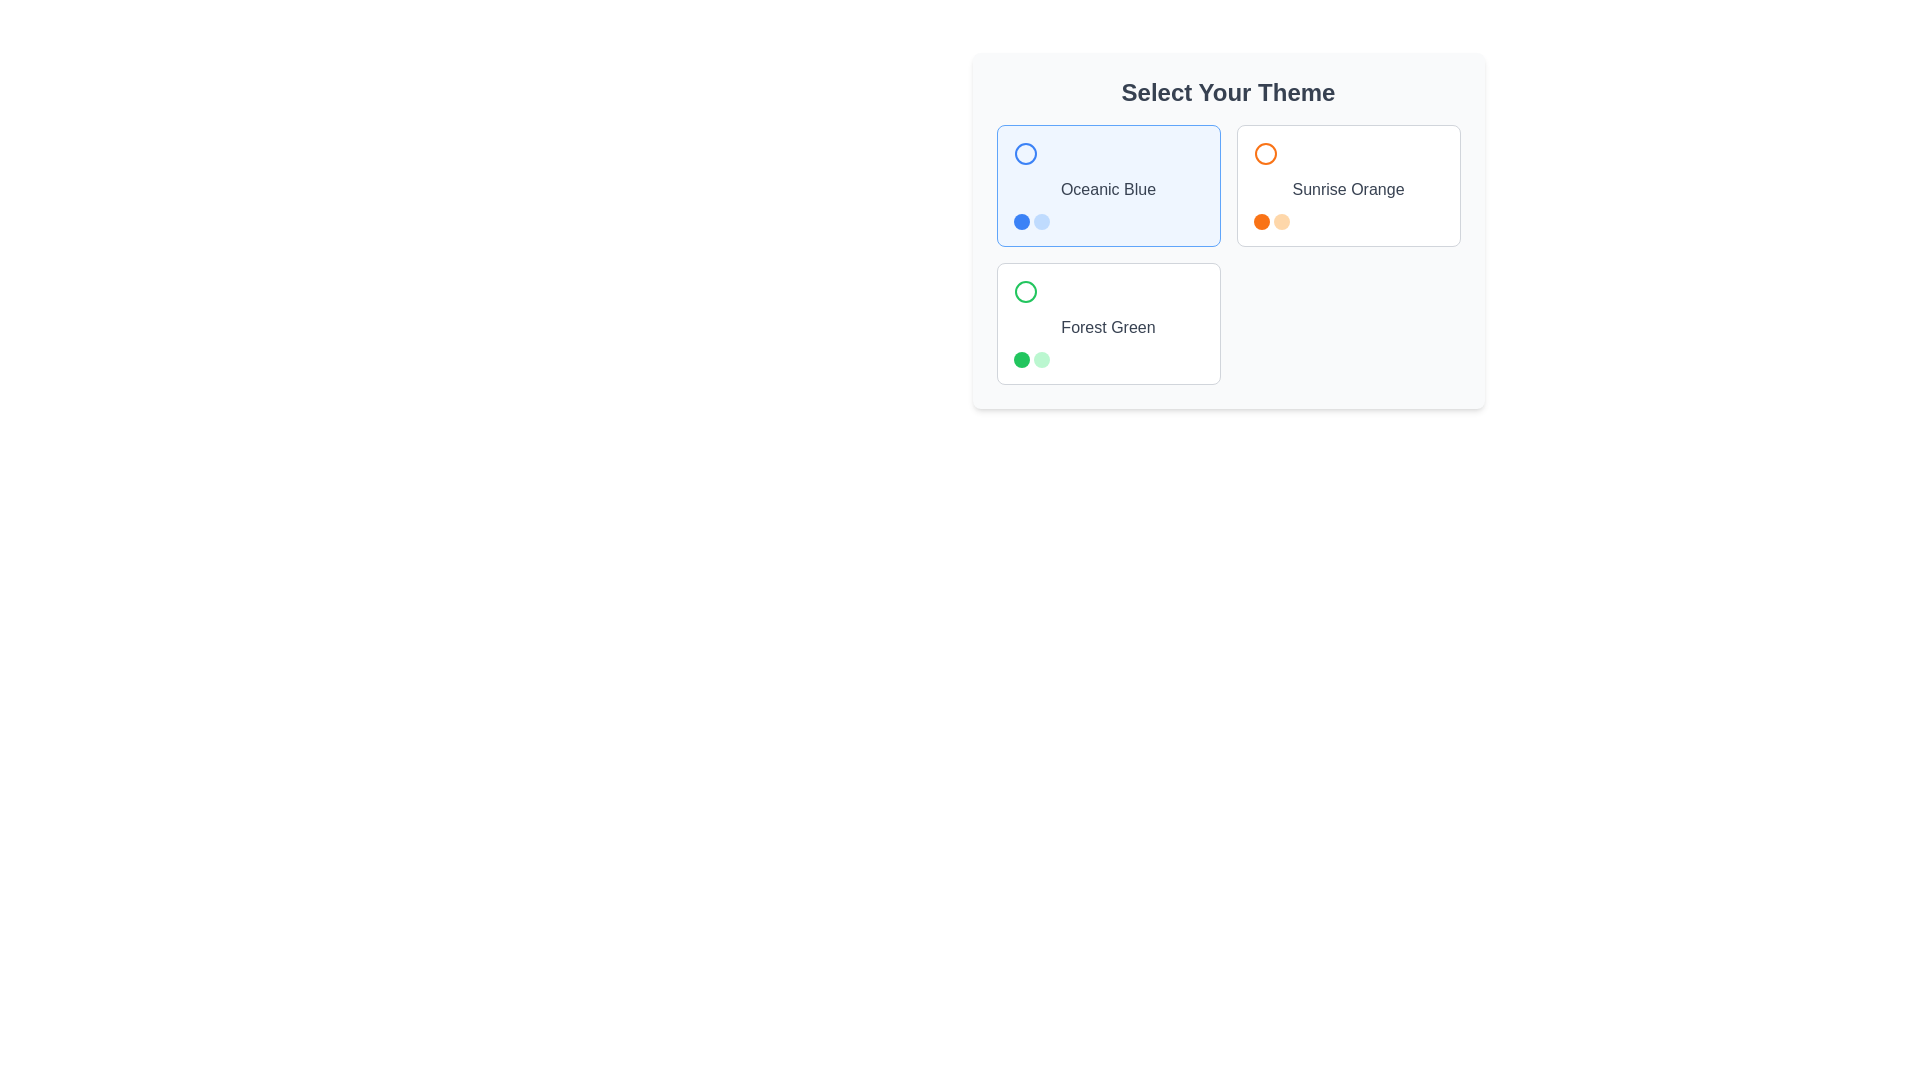 The height and width of the screenshot is (1080, 1920). Describe the element at coordinates (1264, 153) in the screenshot. I see `the color preview icon representing the 'Sunrise Orange' theme, located in the upper-right section of the theme selection interface` at that location.